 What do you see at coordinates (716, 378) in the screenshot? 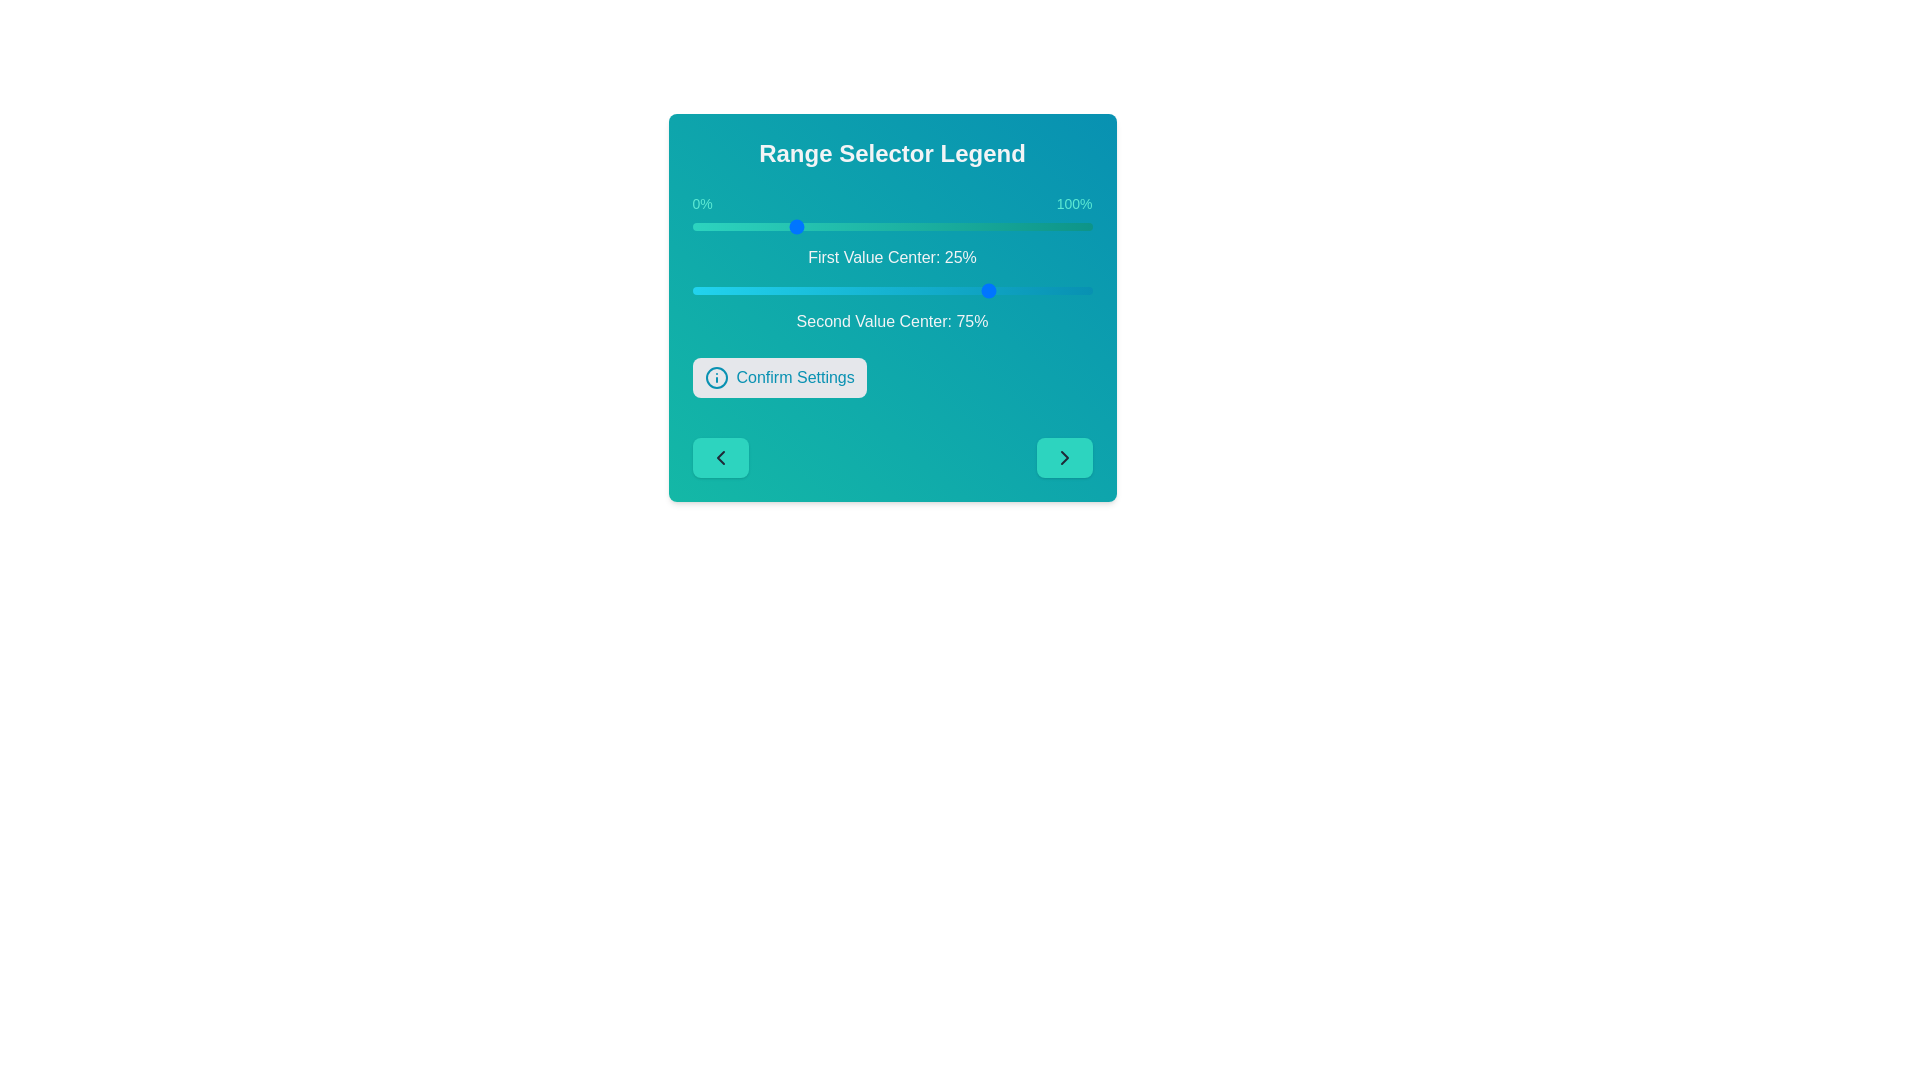
I see `the icon located to the left of the text label within the 'Confirm Settings' button` at bounding box center [716, 378].